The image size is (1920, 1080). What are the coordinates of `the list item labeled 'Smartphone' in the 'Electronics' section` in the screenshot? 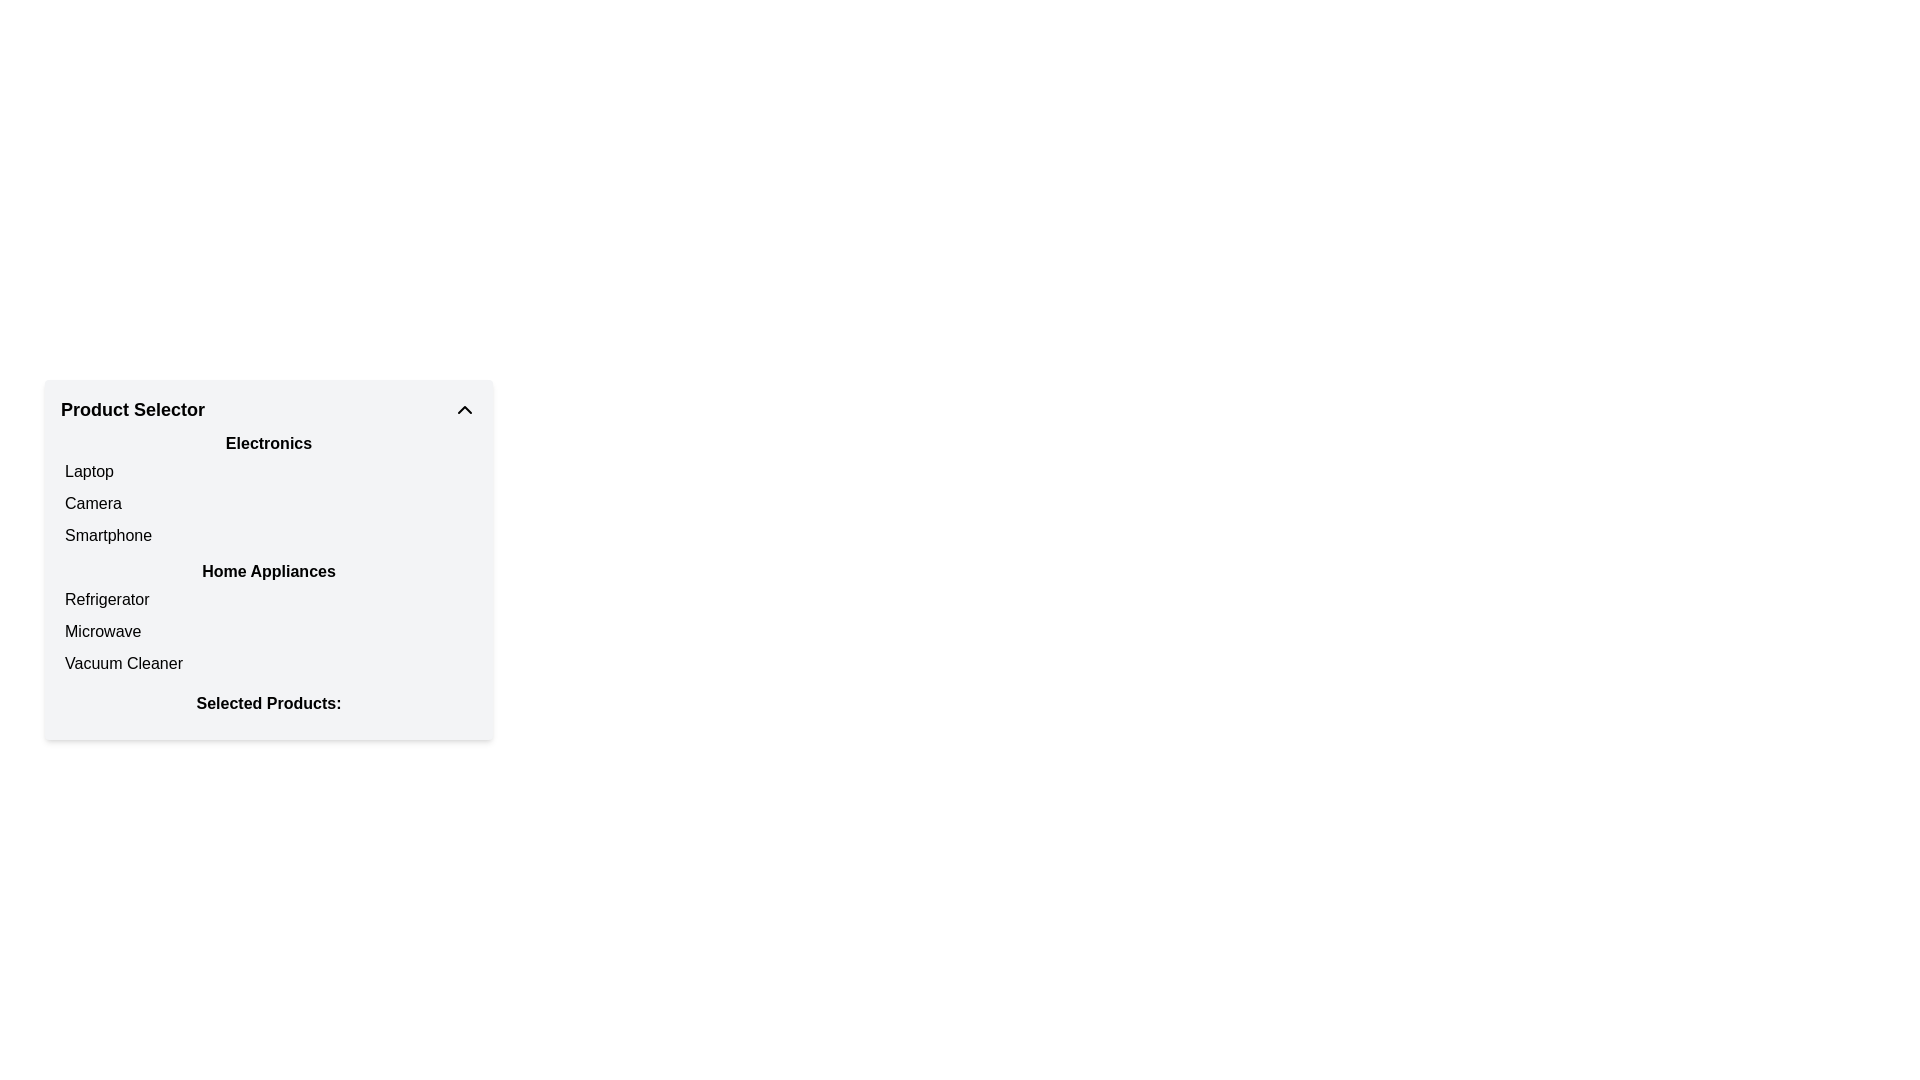 It's located at (267, 535).